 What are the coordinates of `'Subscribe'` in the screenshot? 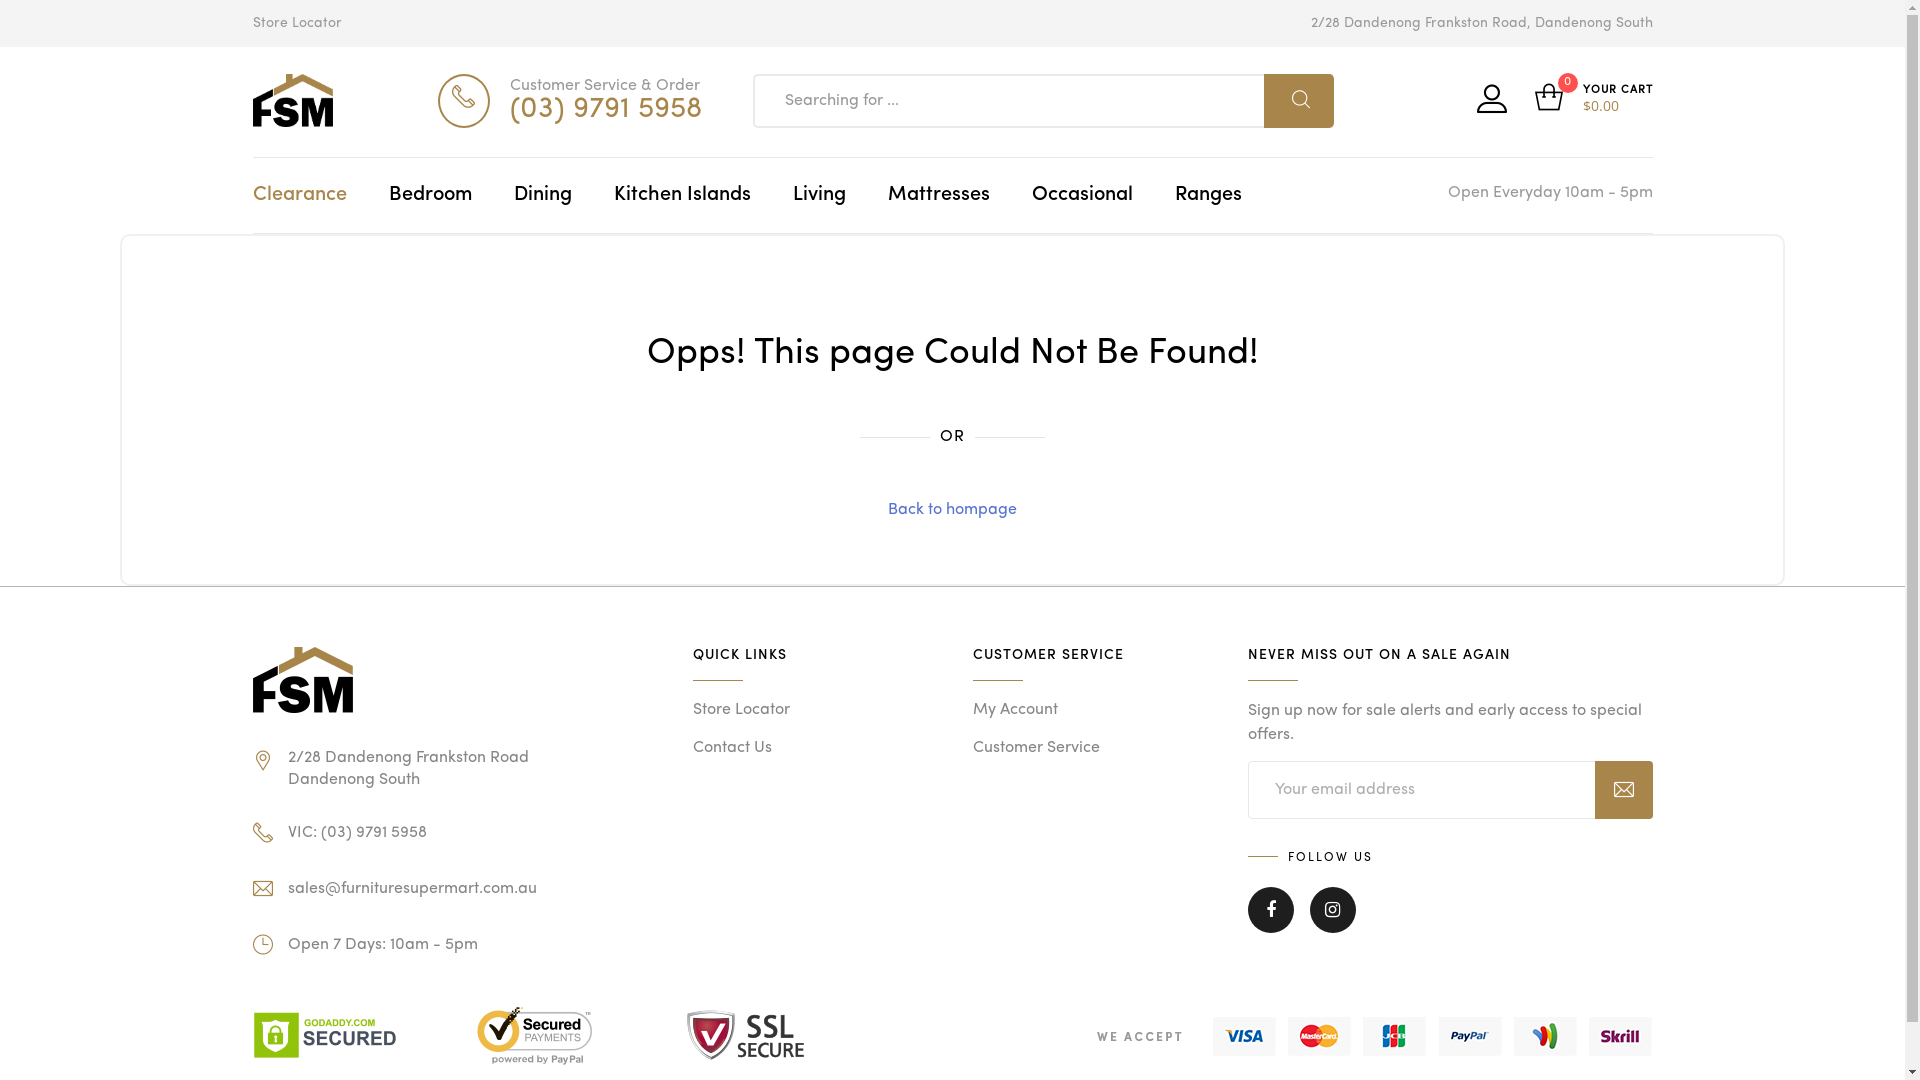 It's located at (1622, 789).